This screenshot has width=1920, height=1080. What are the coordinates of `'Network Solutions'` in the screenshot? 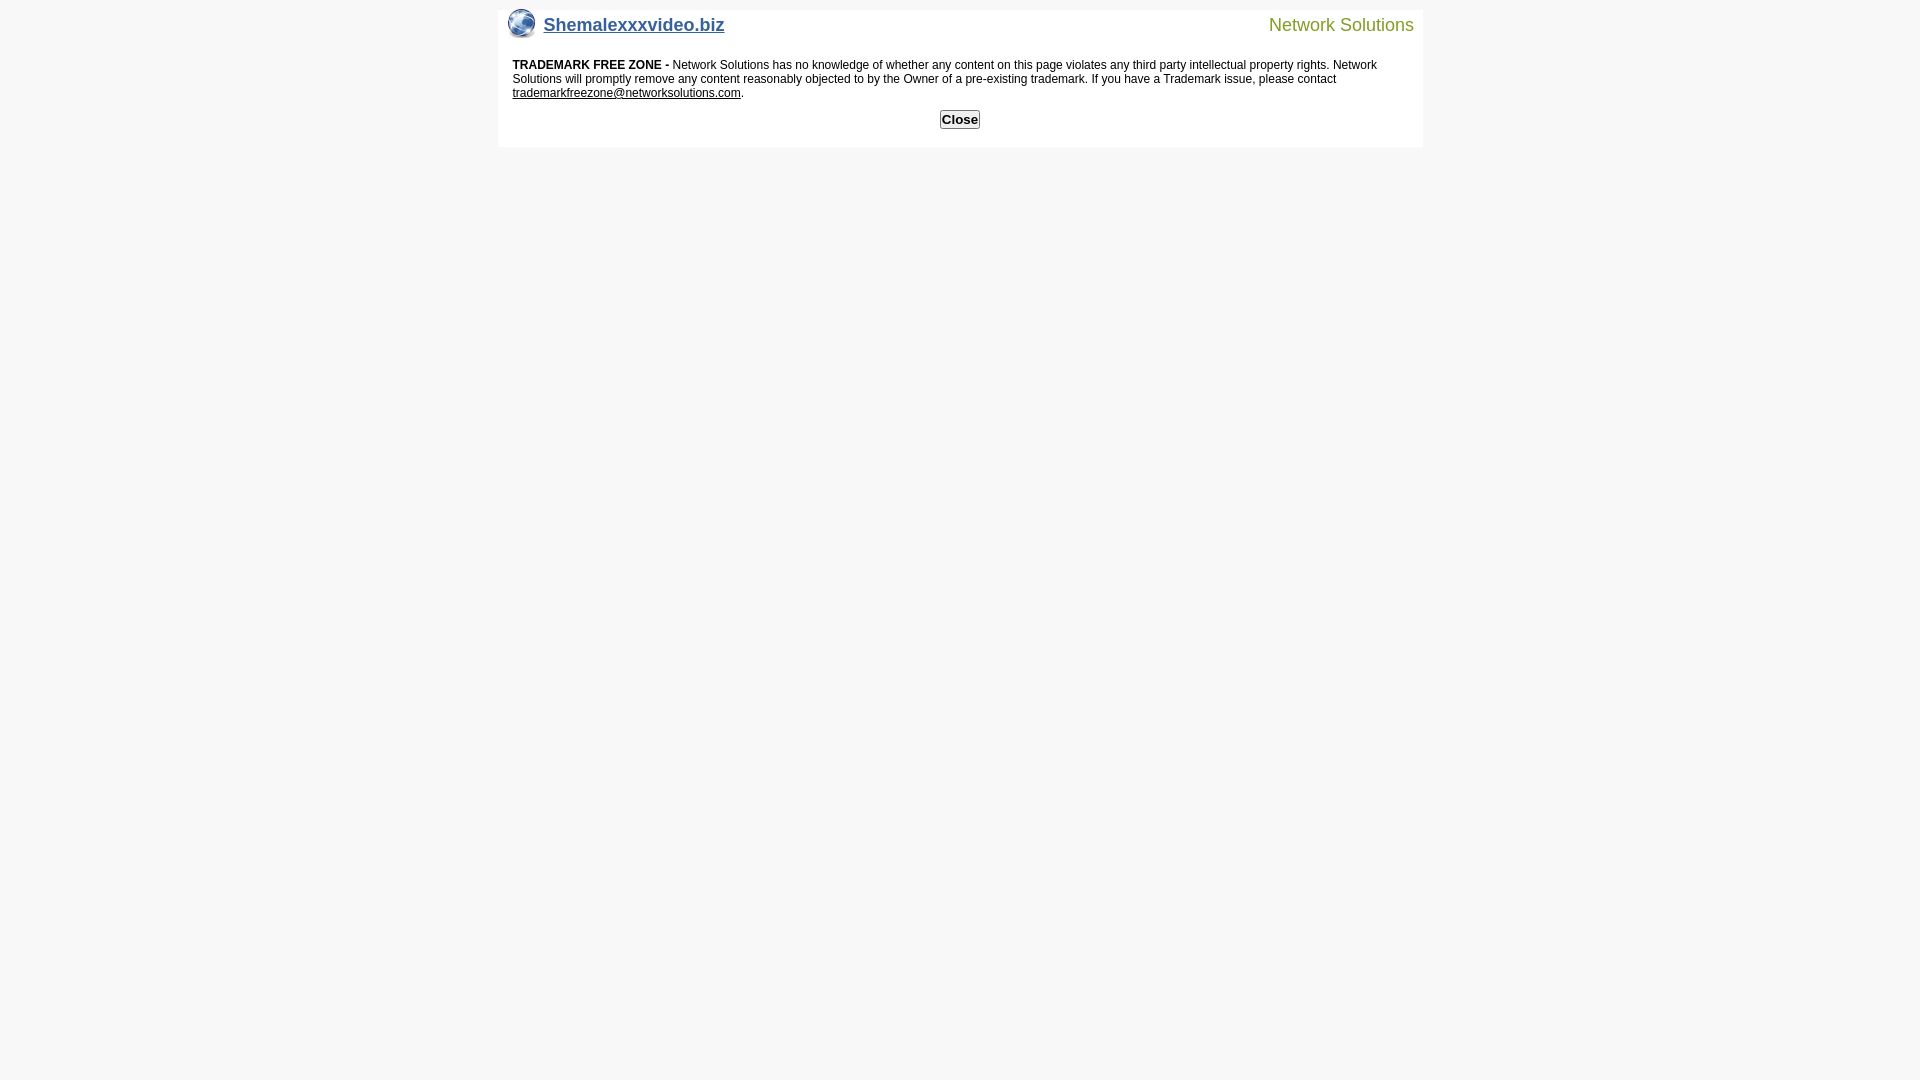 It's located at (1329, 23).